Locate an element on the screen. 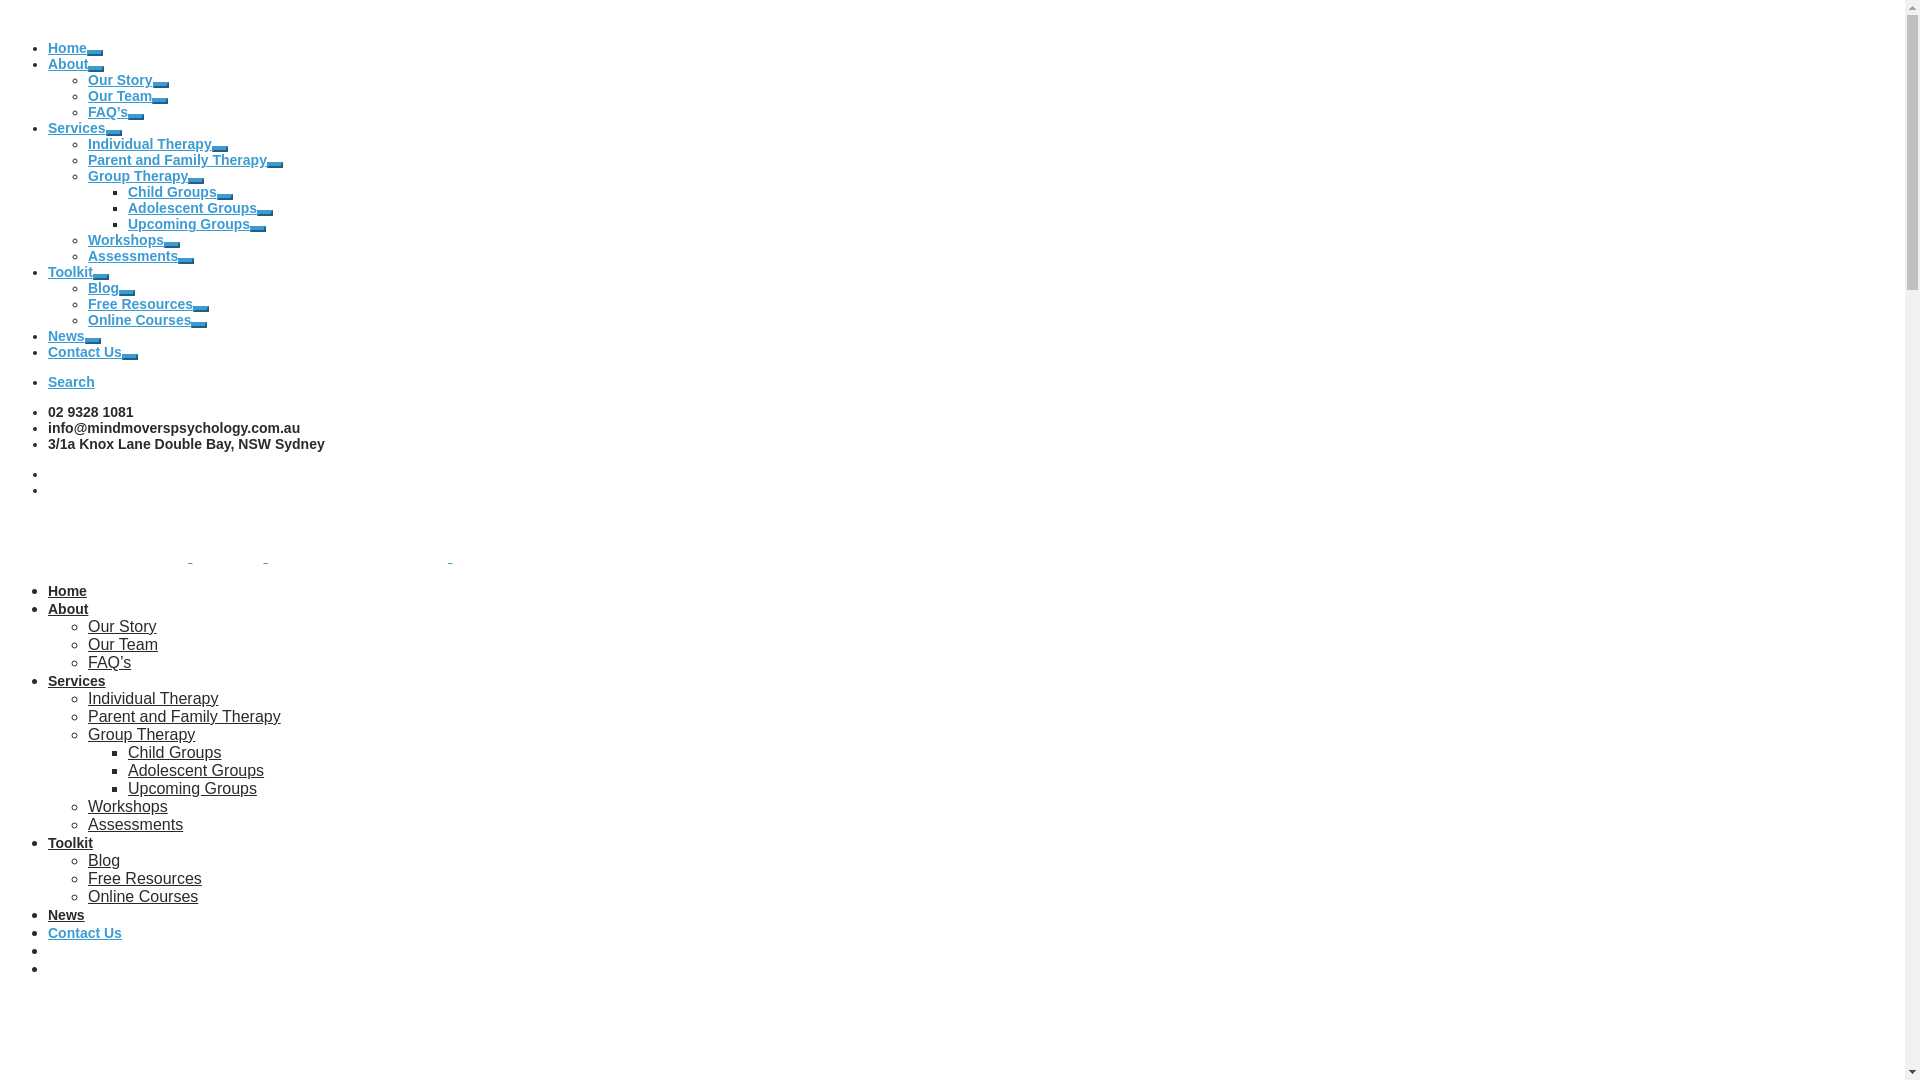 The image size is (1920, 1080). 'Adolescent Groups' is located at coordinates (192, 208).